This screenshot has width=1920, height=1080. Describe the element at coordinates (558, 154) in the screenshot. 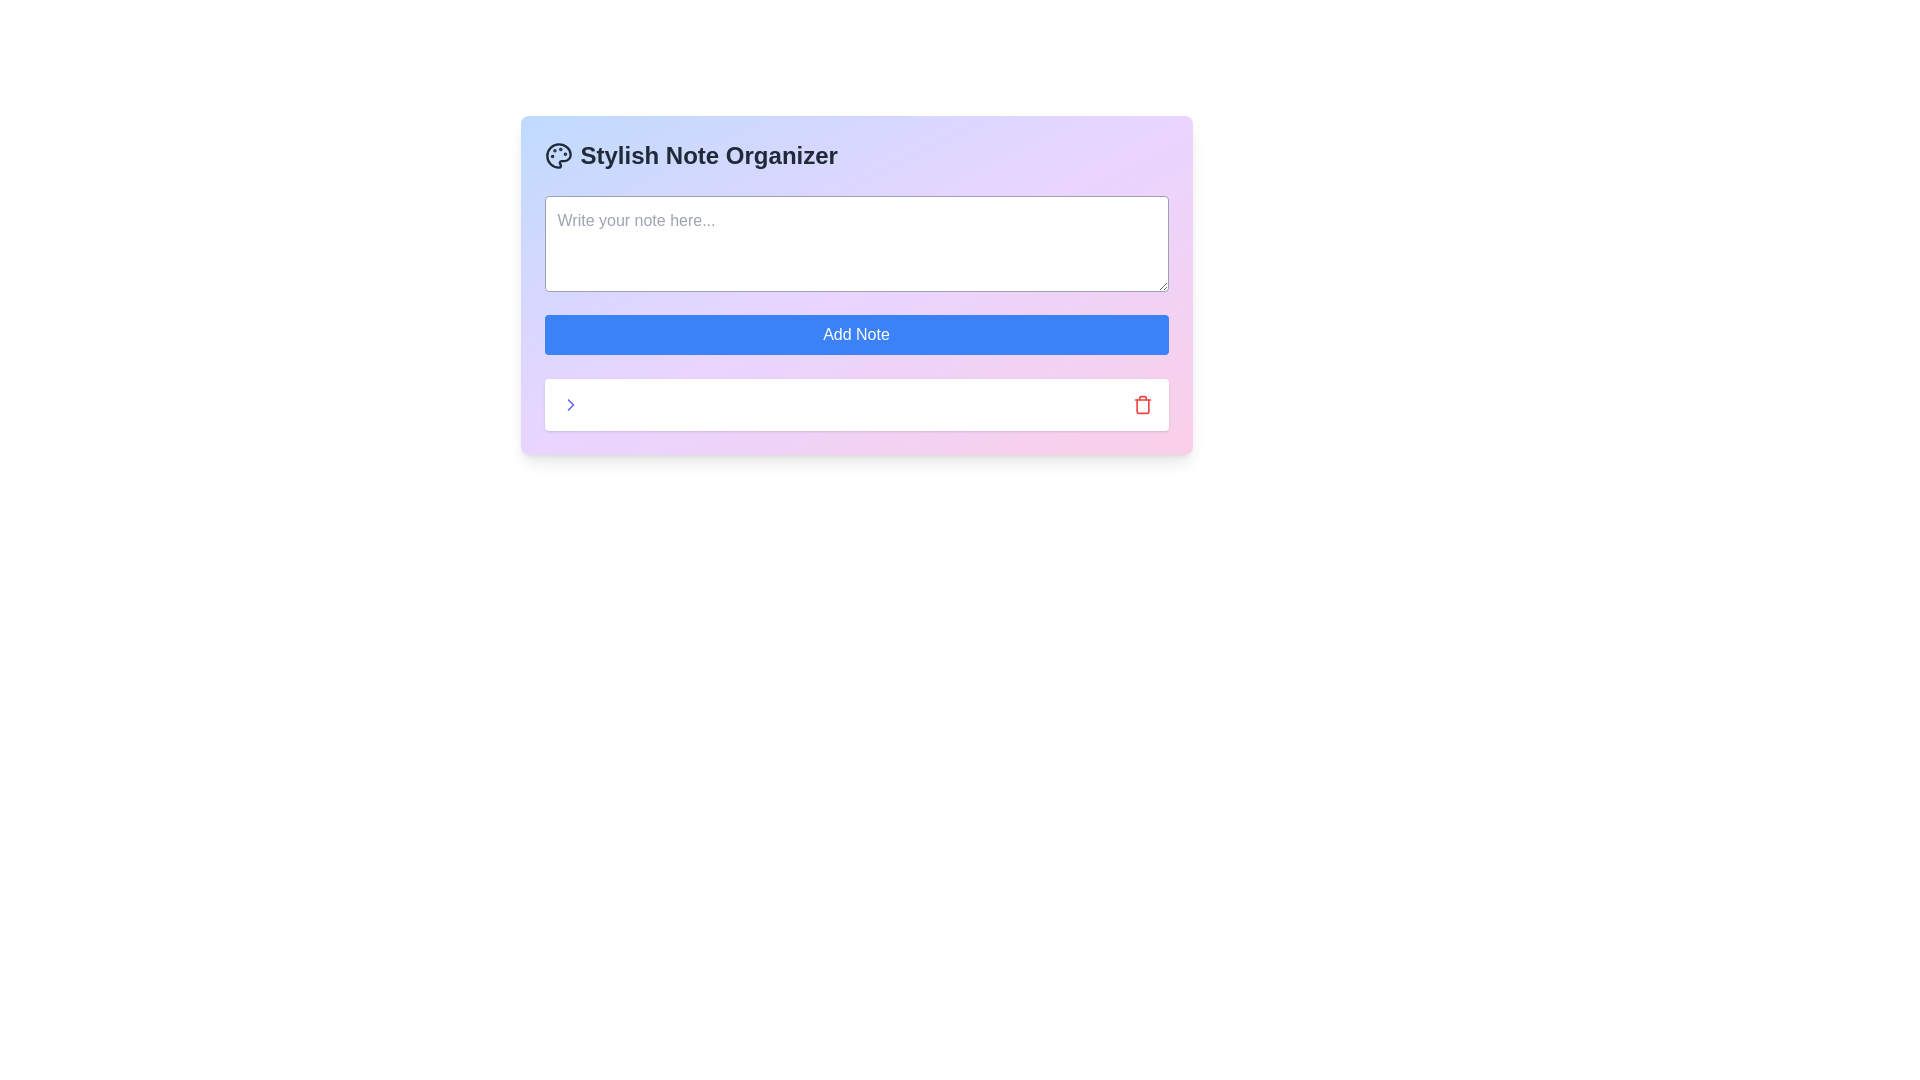

I see `the decorative icon located to the left of the 'Stylish Note Organizer' text in the header section of the note organizer interface` at that location.